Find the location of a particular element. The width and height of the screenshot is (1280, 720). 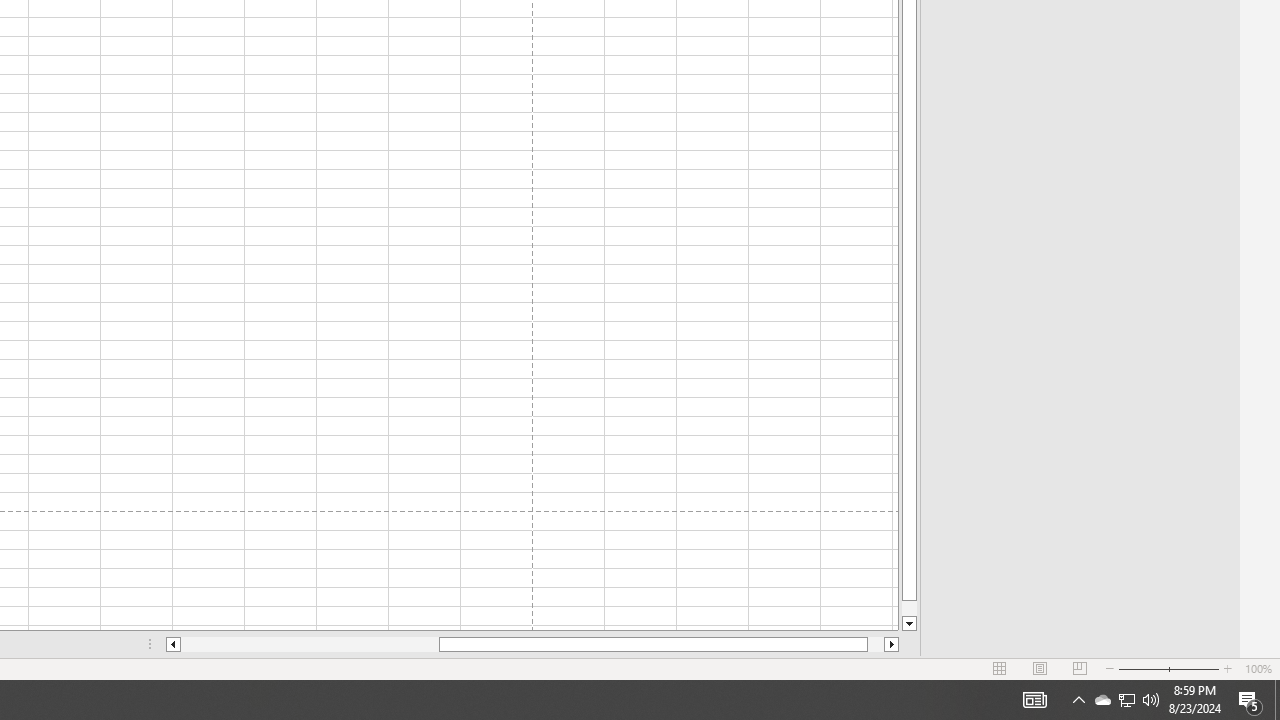

'Notification Chevron' is located at coordinates (1078, 698).